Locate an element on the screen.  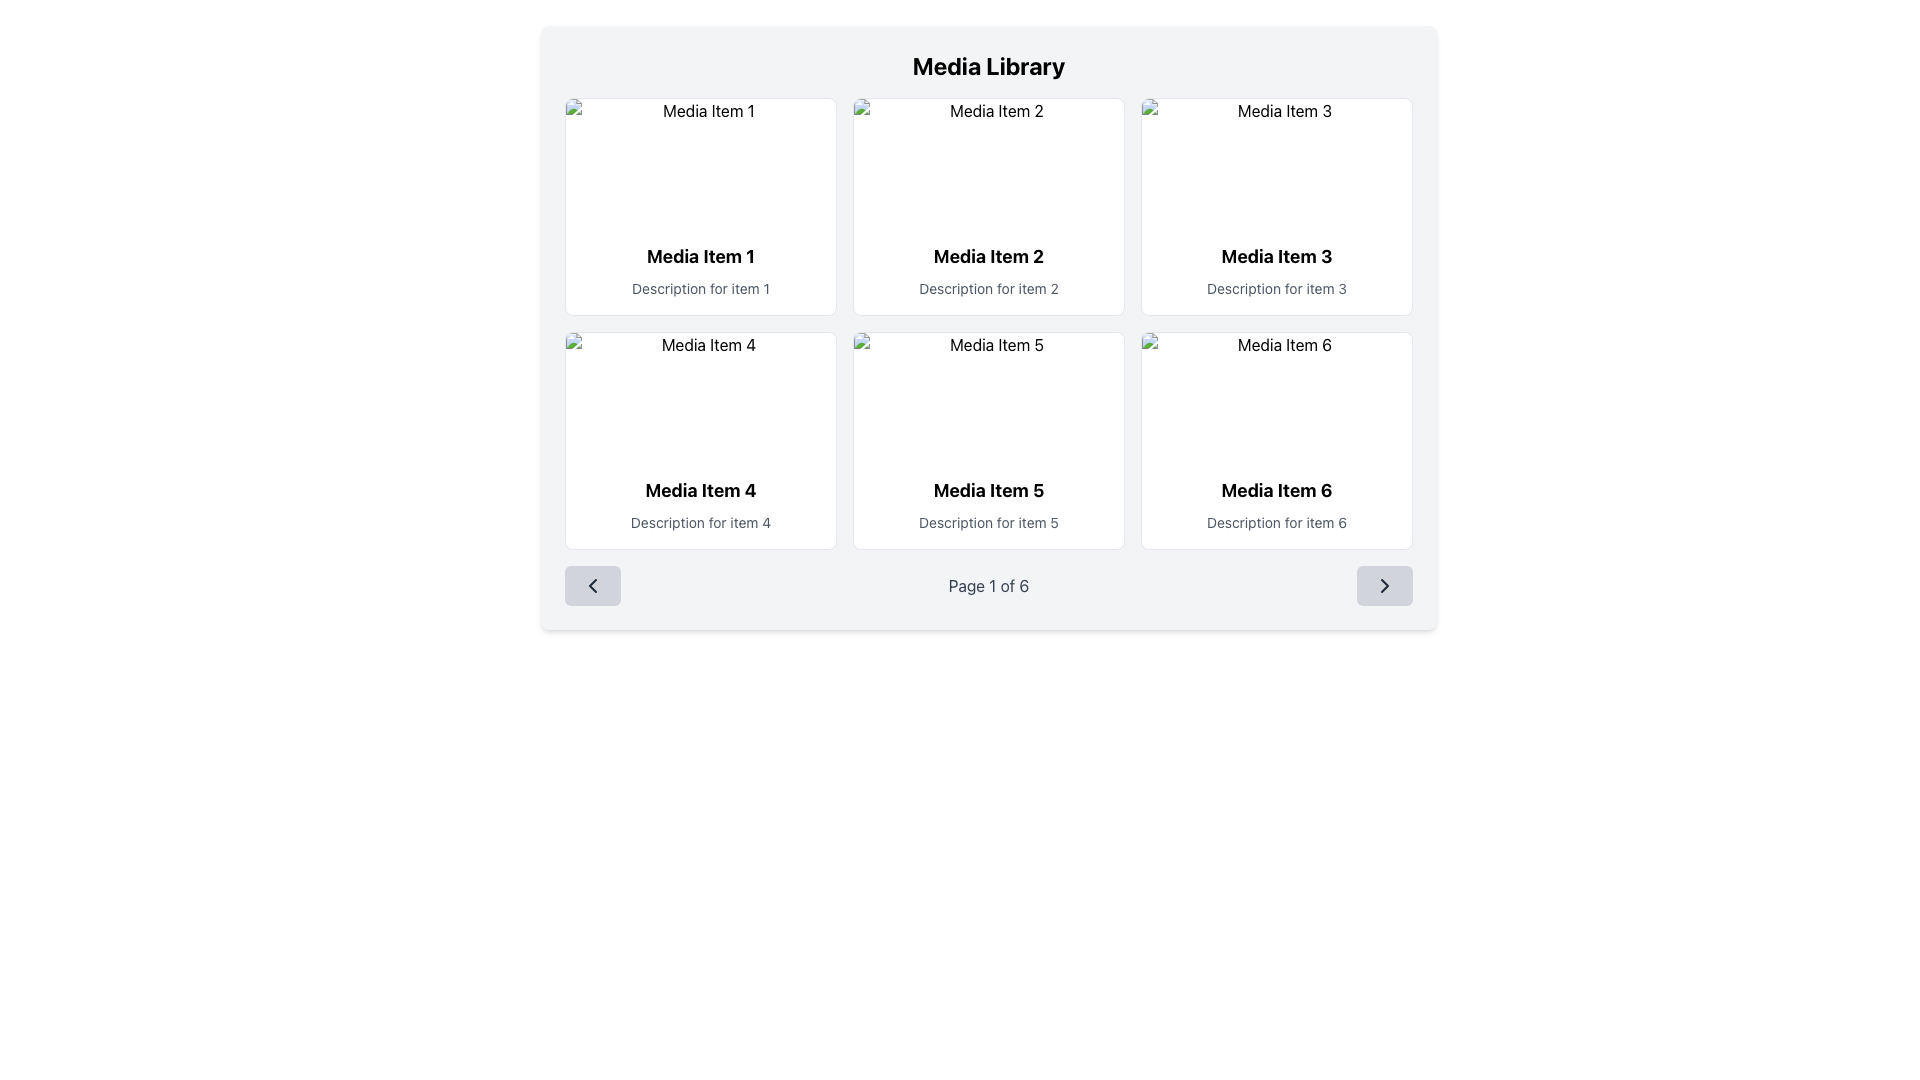
the navigation button located at the far left of the bottom interface is located at coordinates (592, 585).